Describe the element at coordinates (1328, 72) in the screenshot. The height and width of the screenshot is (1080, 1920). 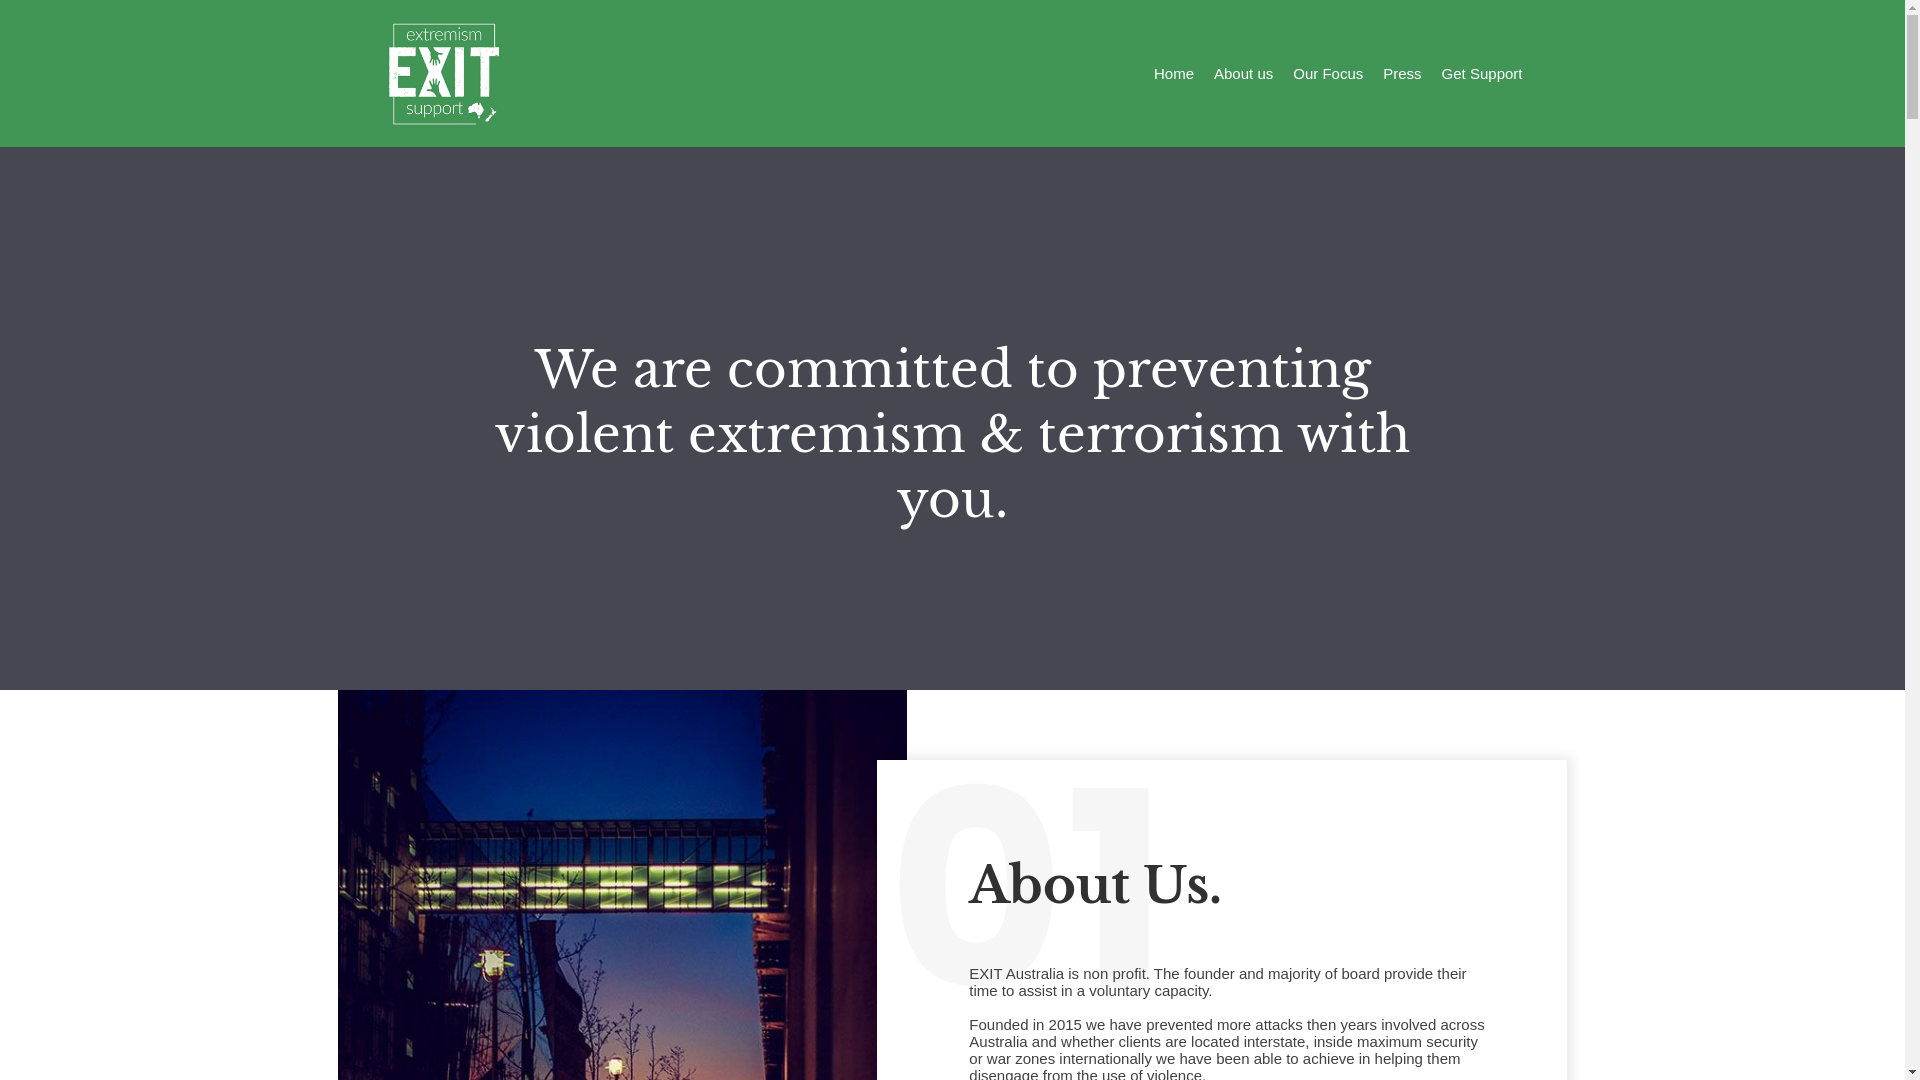
I see `'Our Focus'` at that location.